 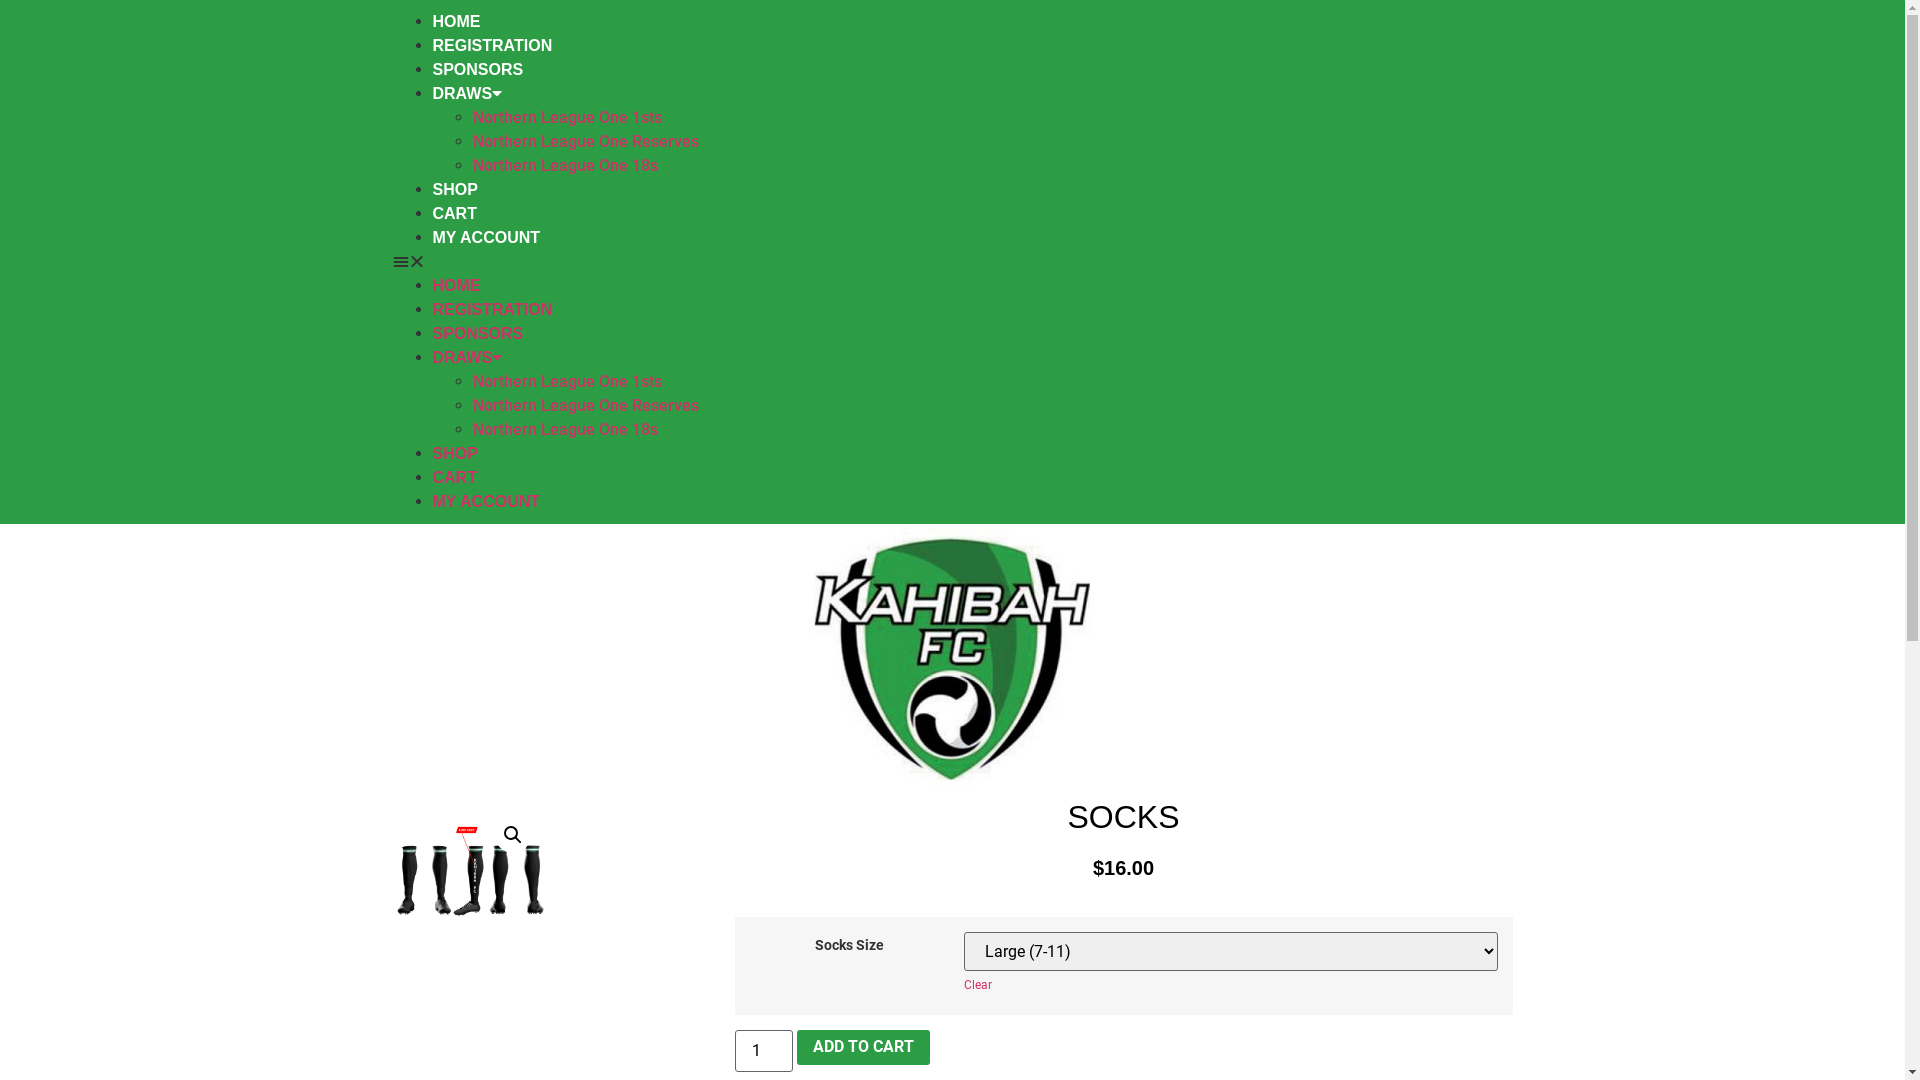 I want to click on 'CART', so click(x=453, y=477).